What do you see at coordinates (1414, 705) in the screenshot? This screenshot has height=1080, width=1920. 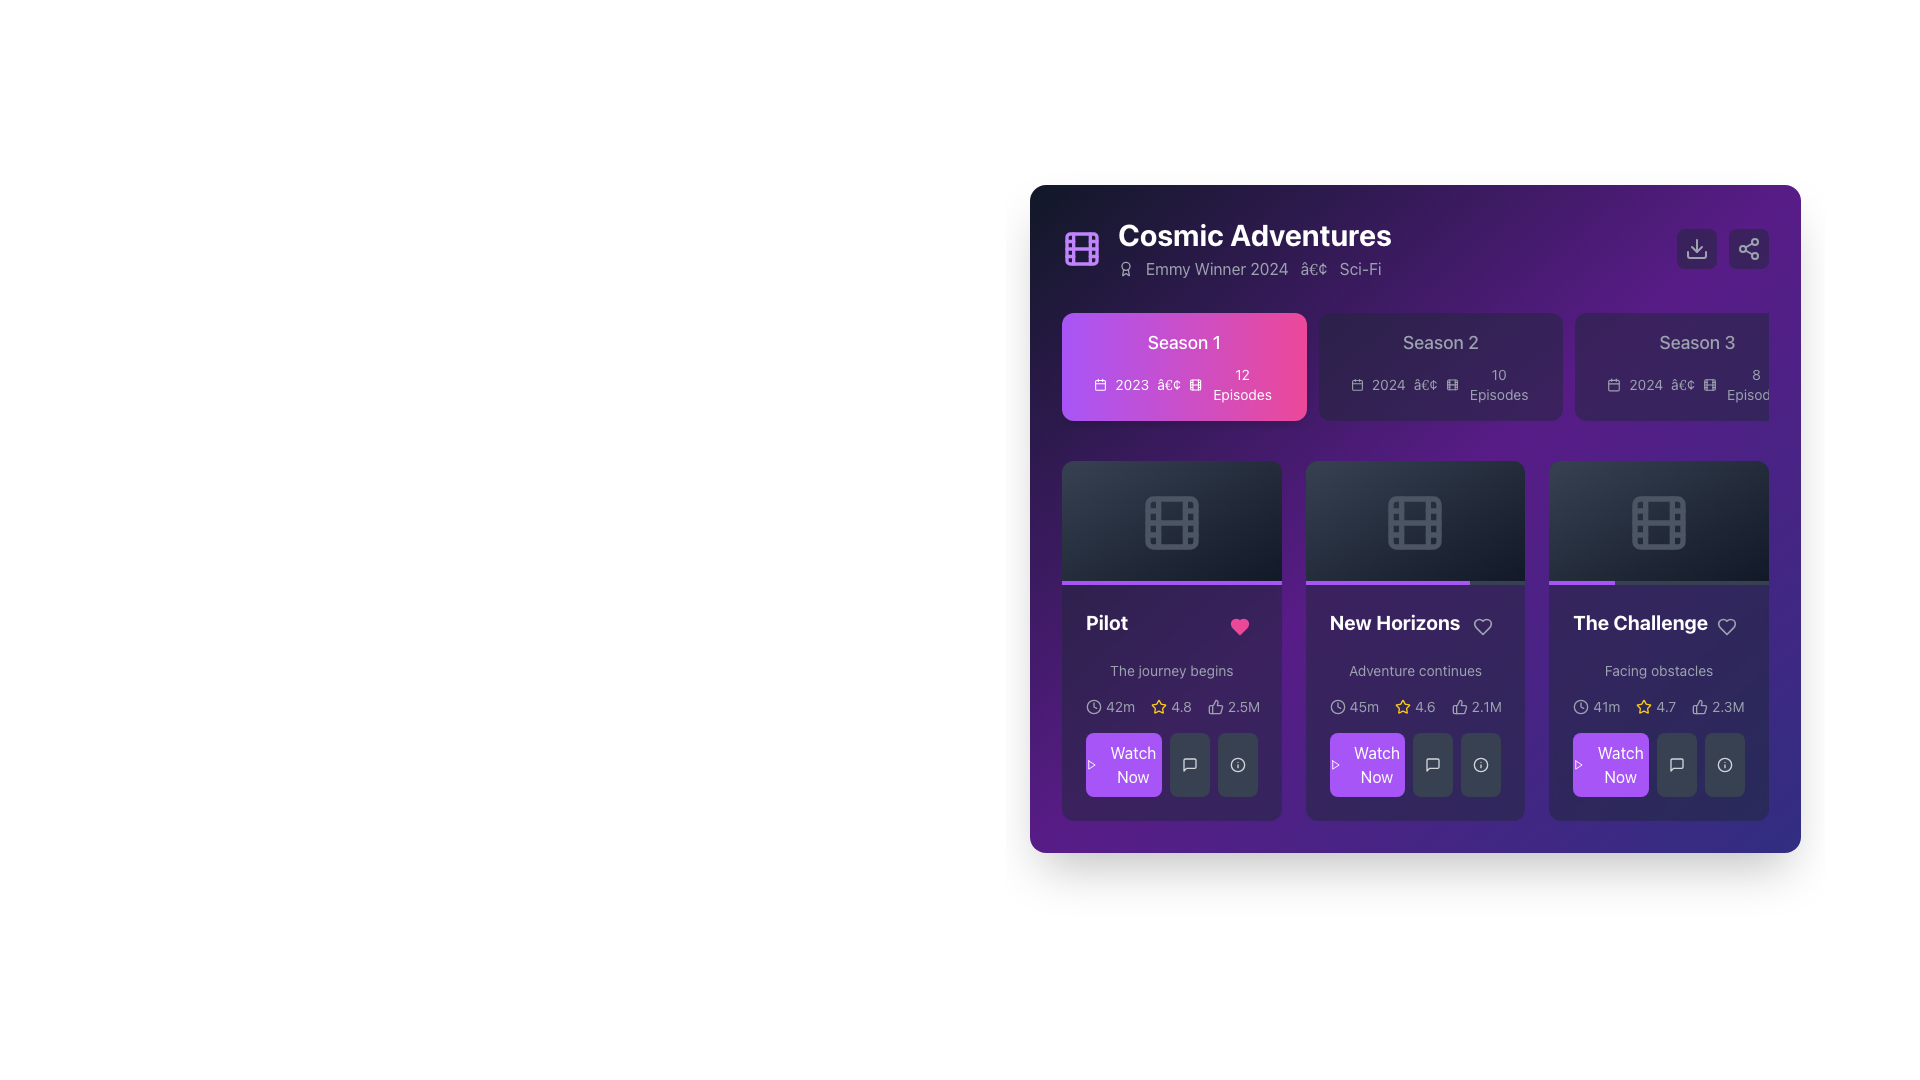 I see `the Text and Icon Group displaying '45m 4.6 2.1M' located below the 'New Horizons' heading and 'Adventure continues' subtitle` at bounding box center [1414, 705].